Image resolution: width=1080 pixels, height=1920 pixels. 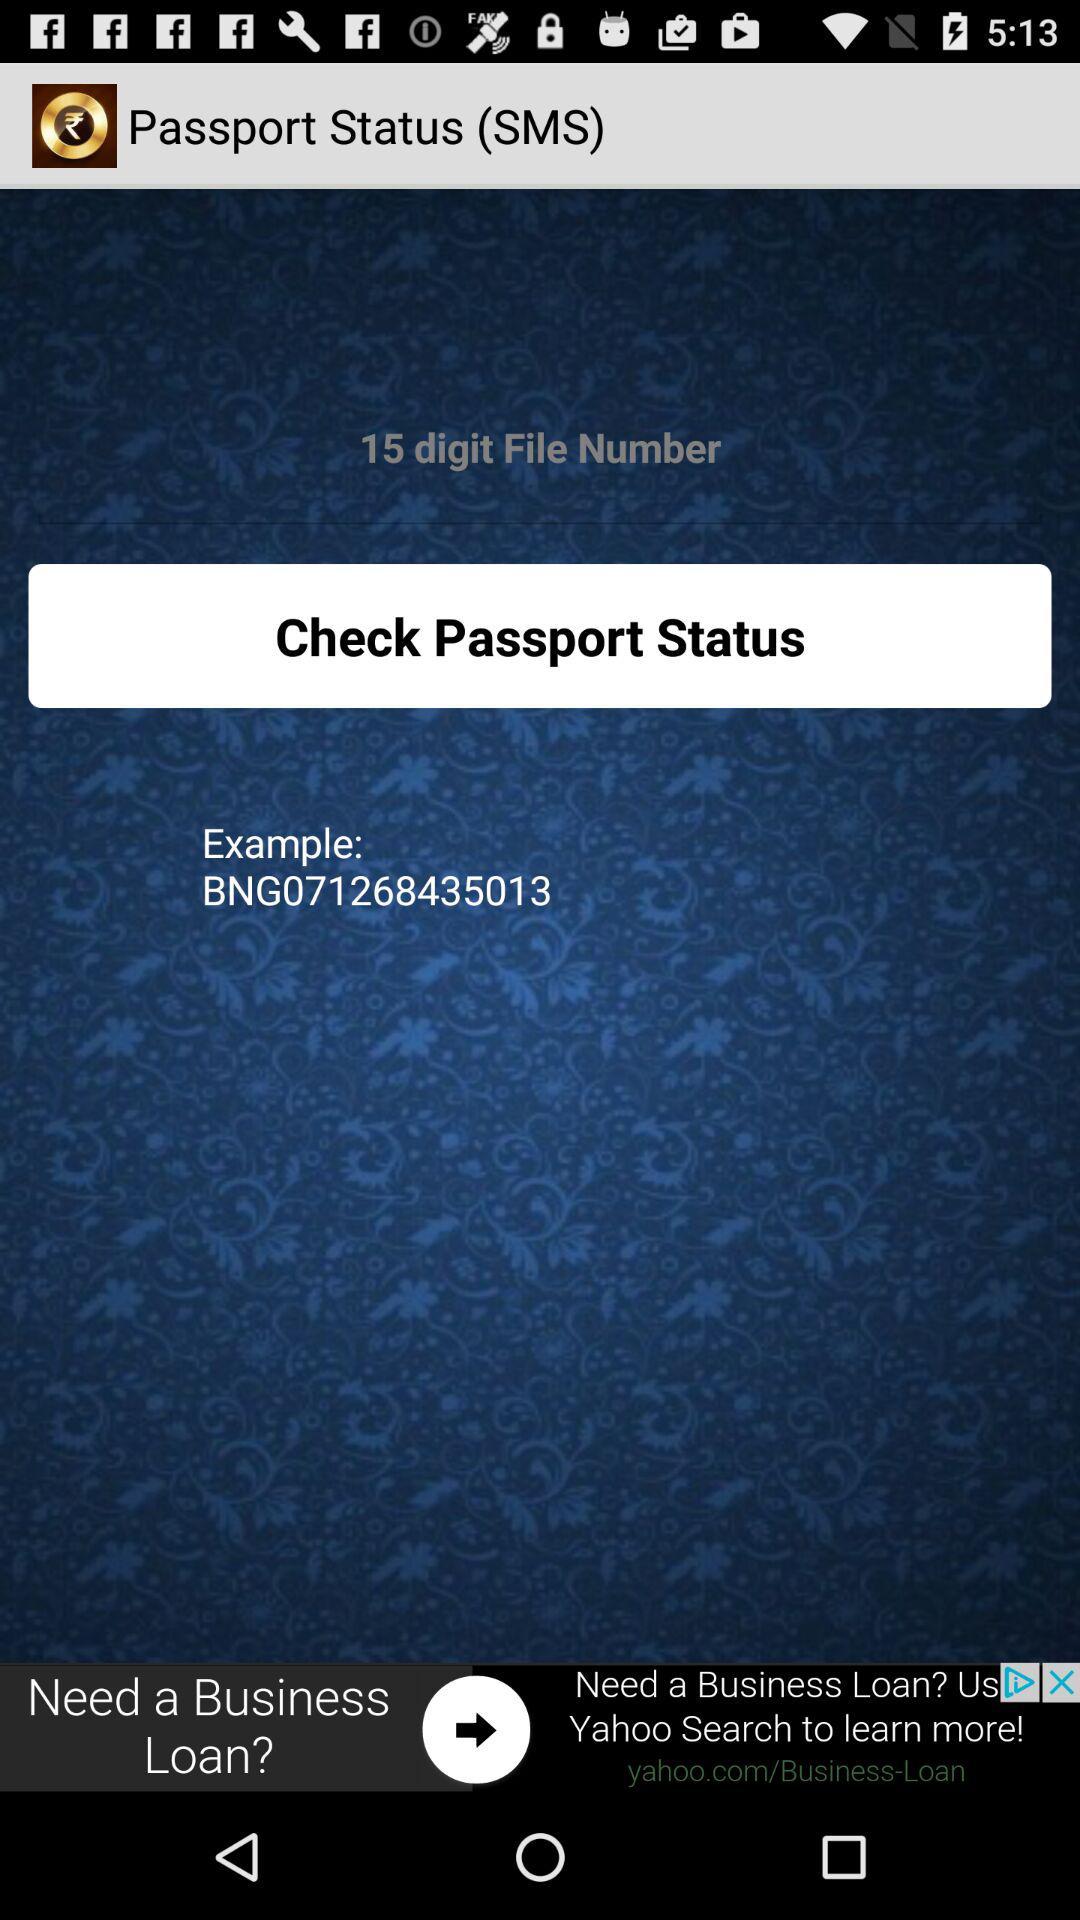 What do you see at coordinates (540, 447) in the screenshot?
I see `my file number` at bounding box center [540, 447].